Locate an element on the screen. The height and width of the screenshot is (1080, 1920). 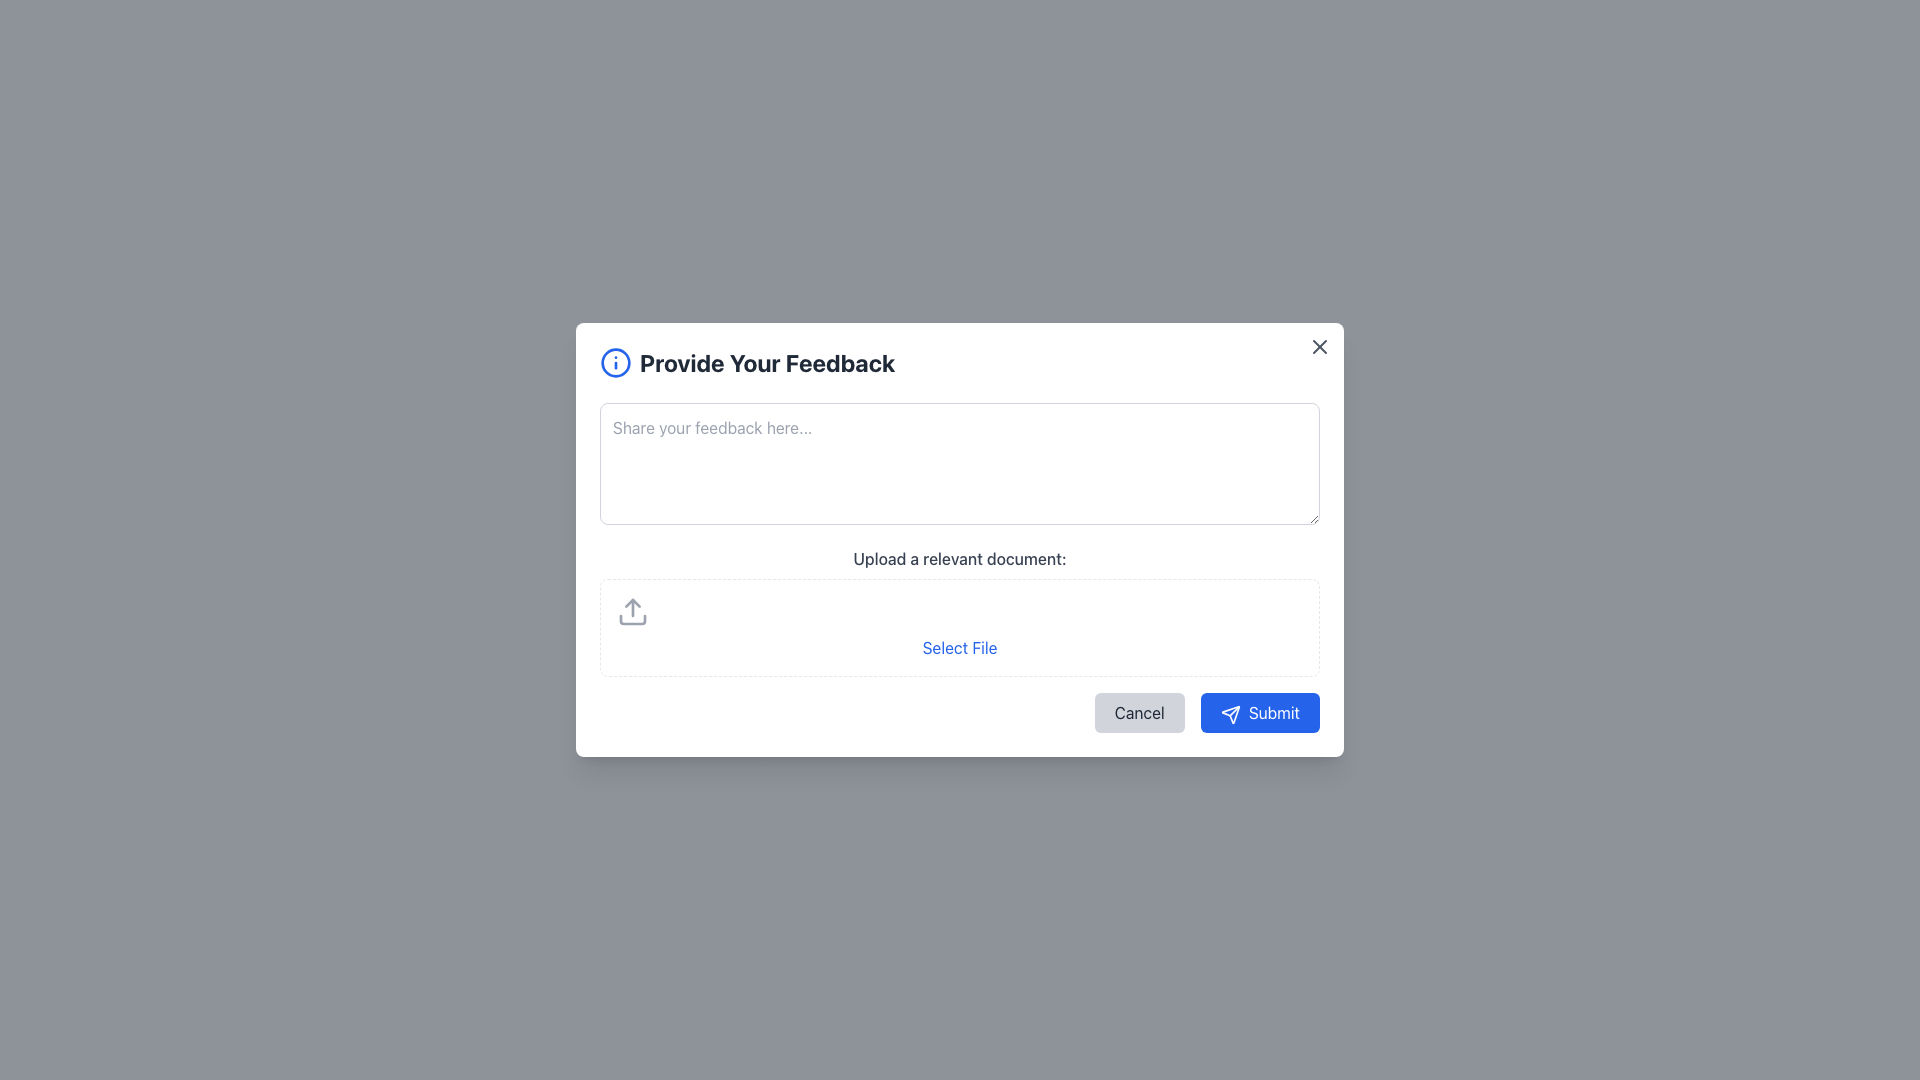
the 'Select File' button with a dashed border and rounded corners in the modal titled 'Provide Your Feedback' is located at coordinates (960, 627).